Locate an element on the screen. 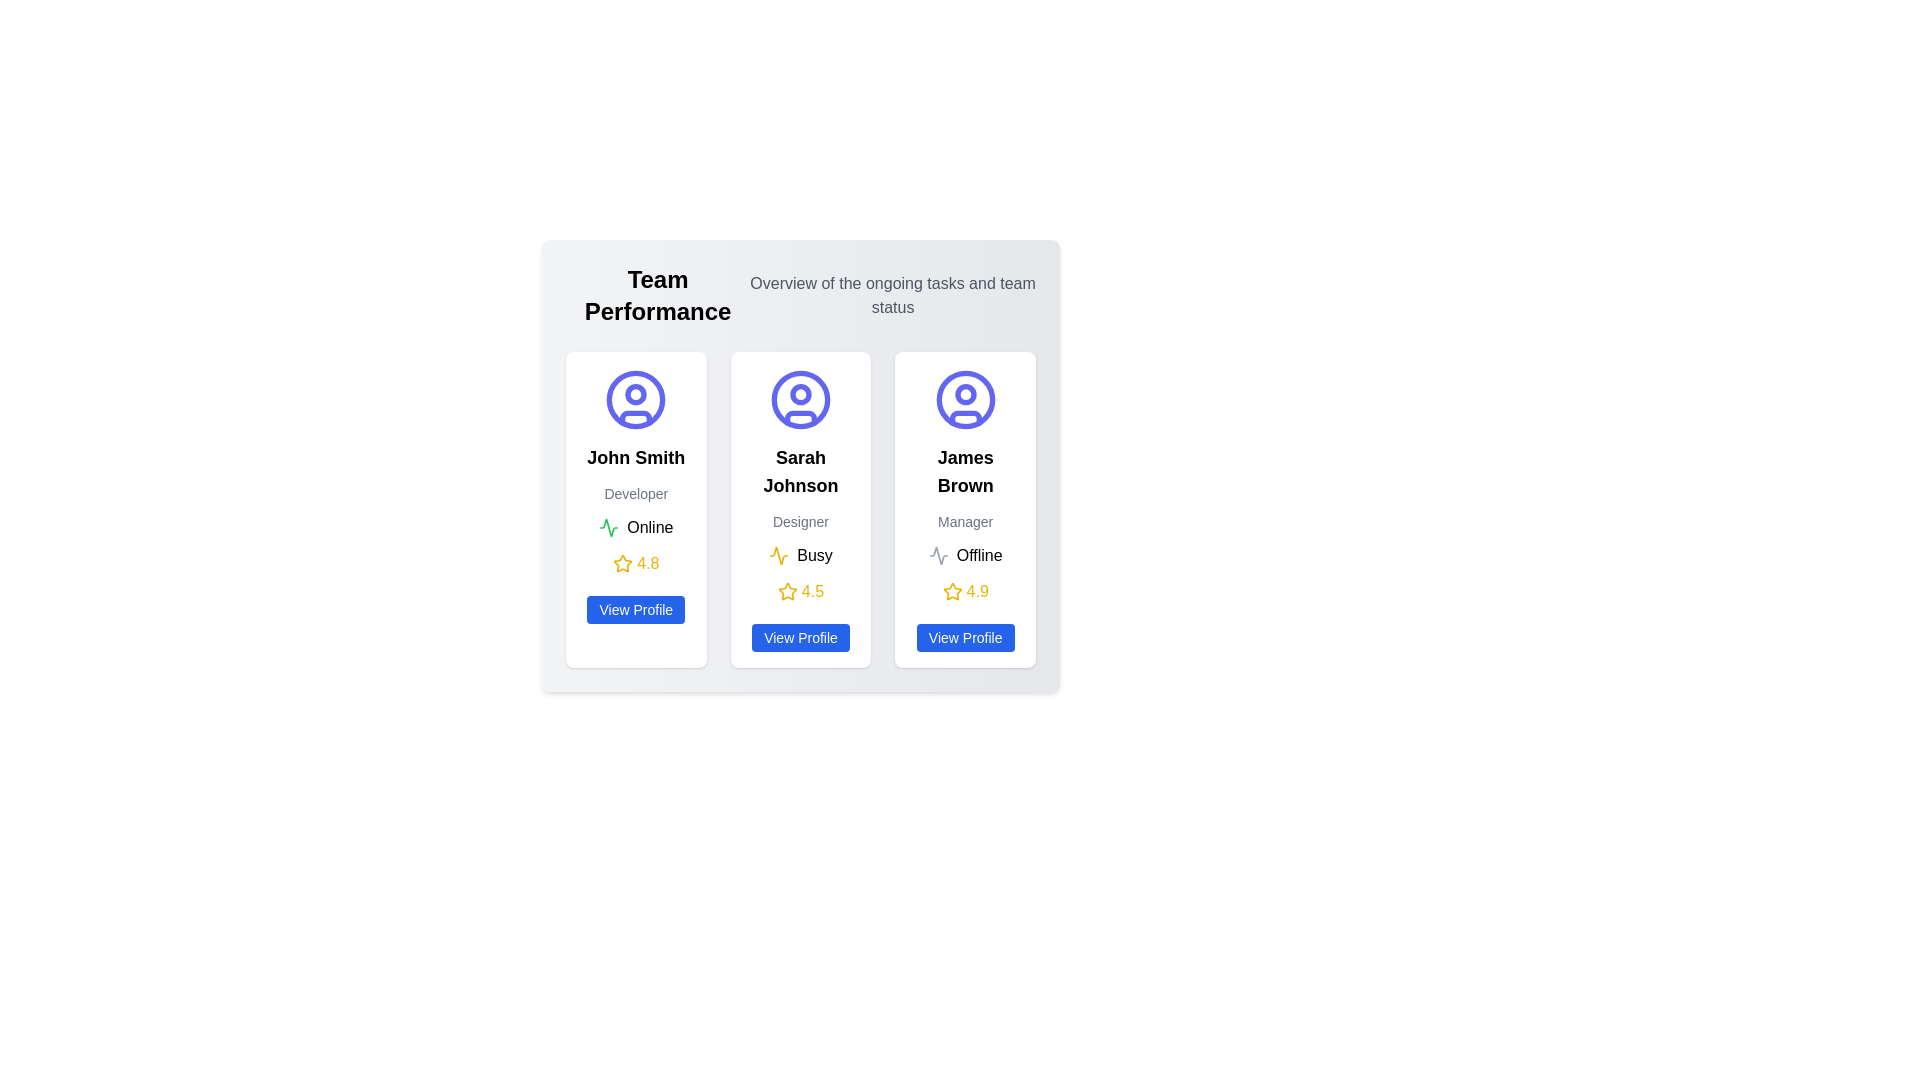  text label displaying 'Online' which indicates the current status of user 'John Smith', located to the right of the green activity icon is located at coordinates (650, 527).